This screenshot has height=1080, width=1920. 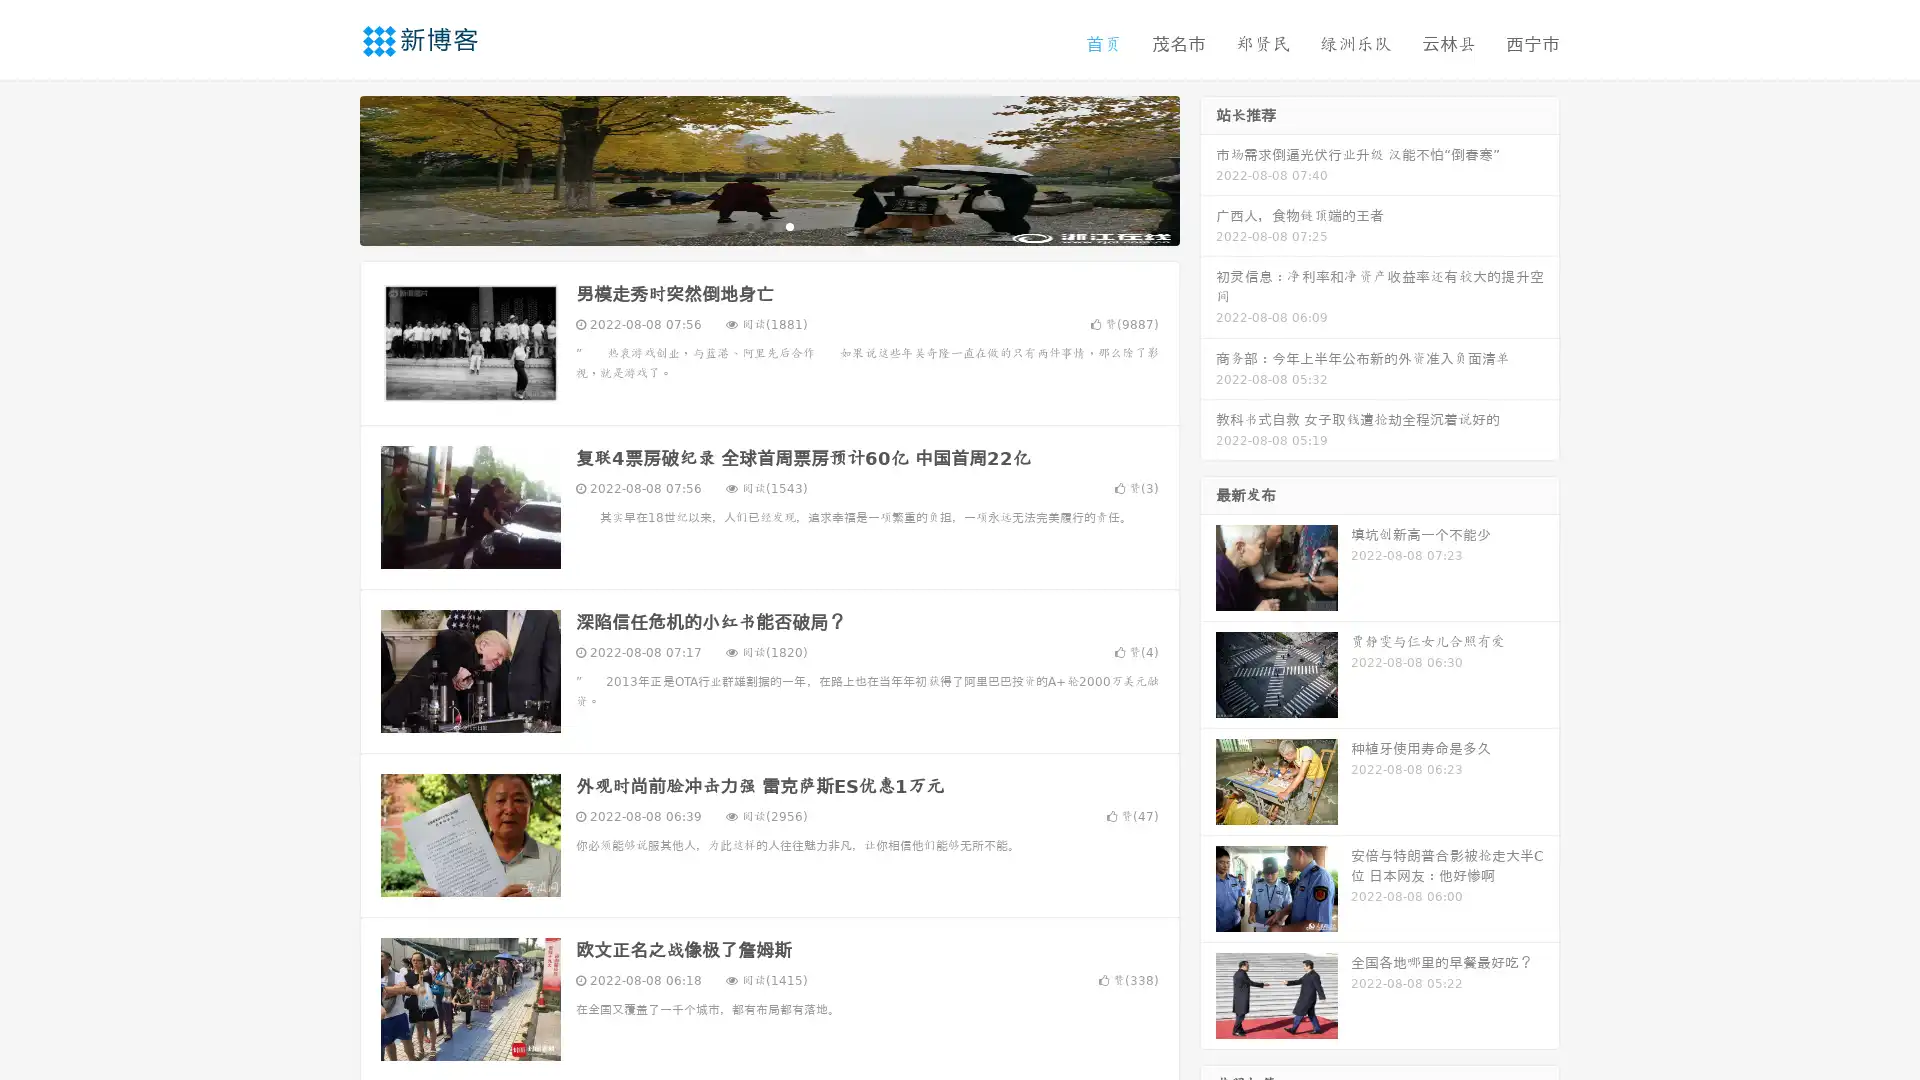 What do you see at coordinates (789, 225) in the screenshot?
I see `Go to slide 3` at bounding box center [789, 225].